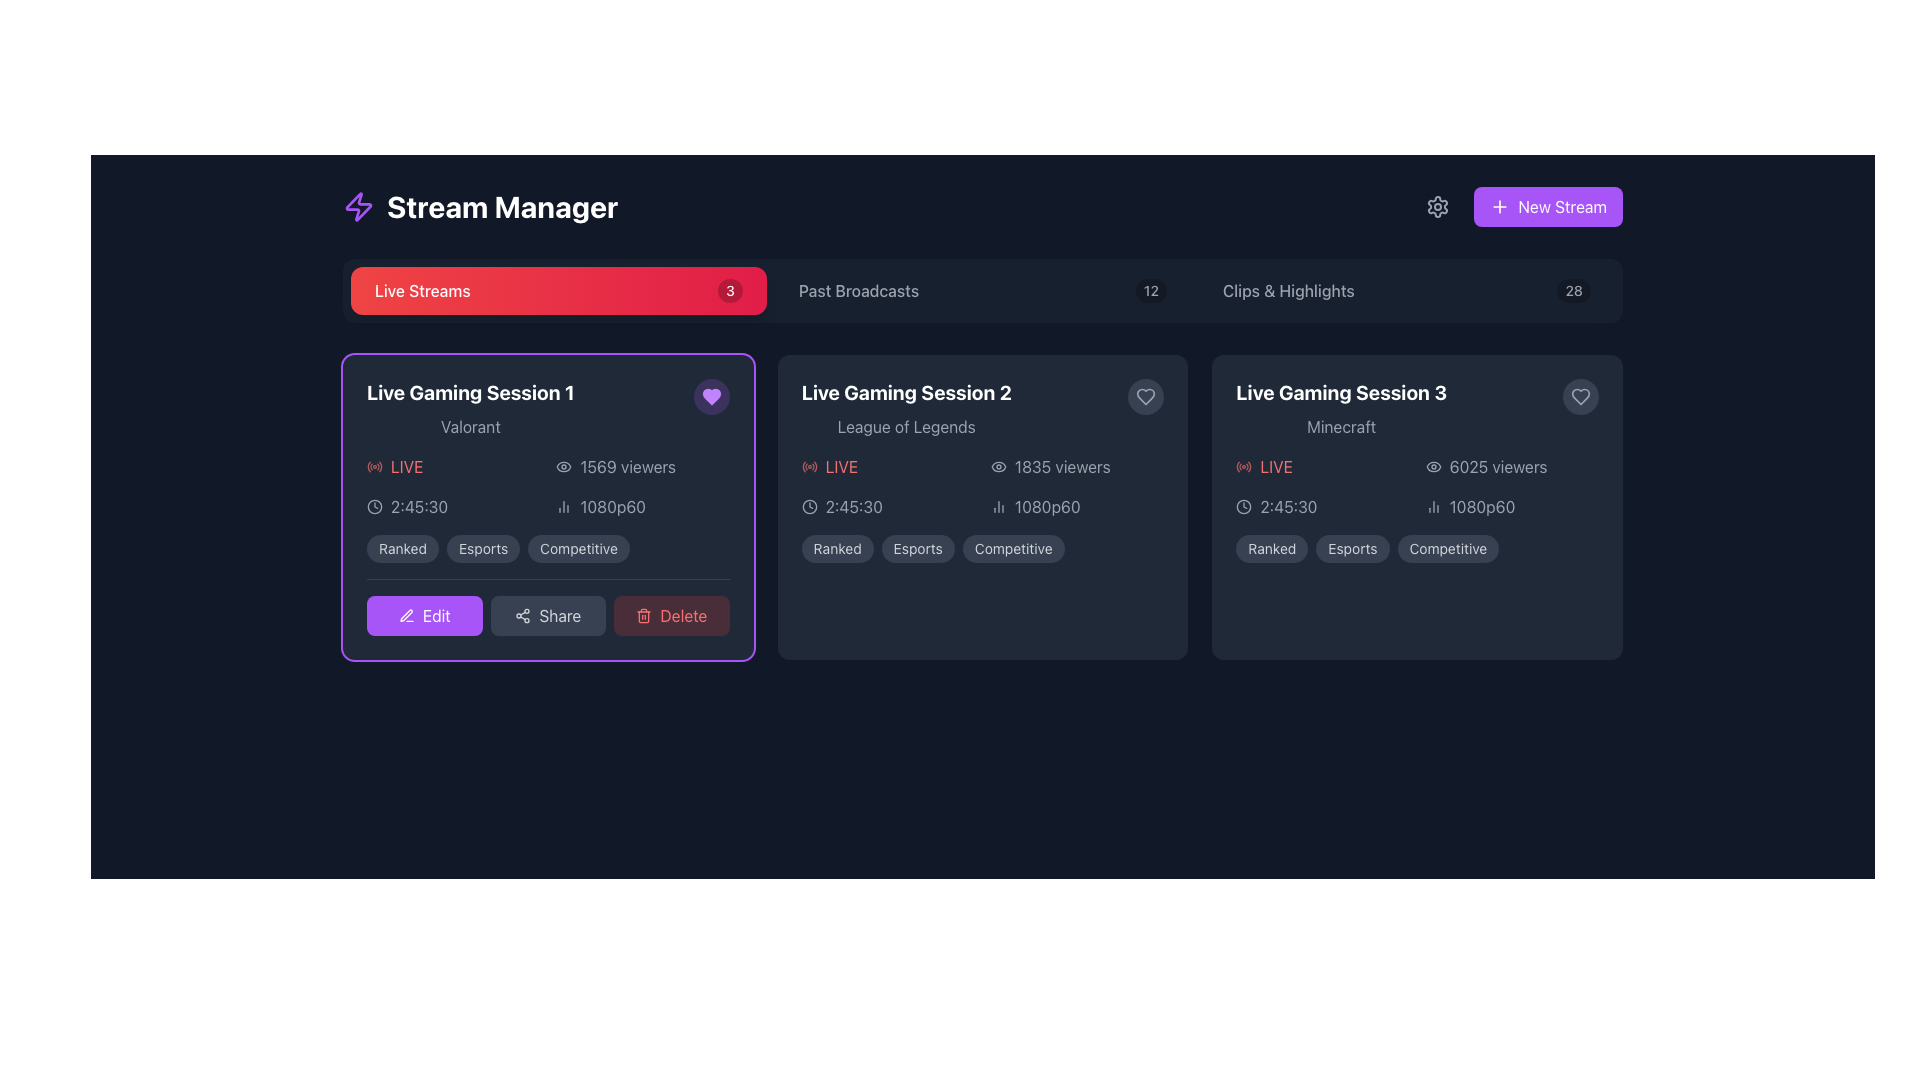  I want to click on the static text content displaying 'Live Gaming Session 1' above 'Valorant' in the first card of the stream manager interface, so click(469, 407).